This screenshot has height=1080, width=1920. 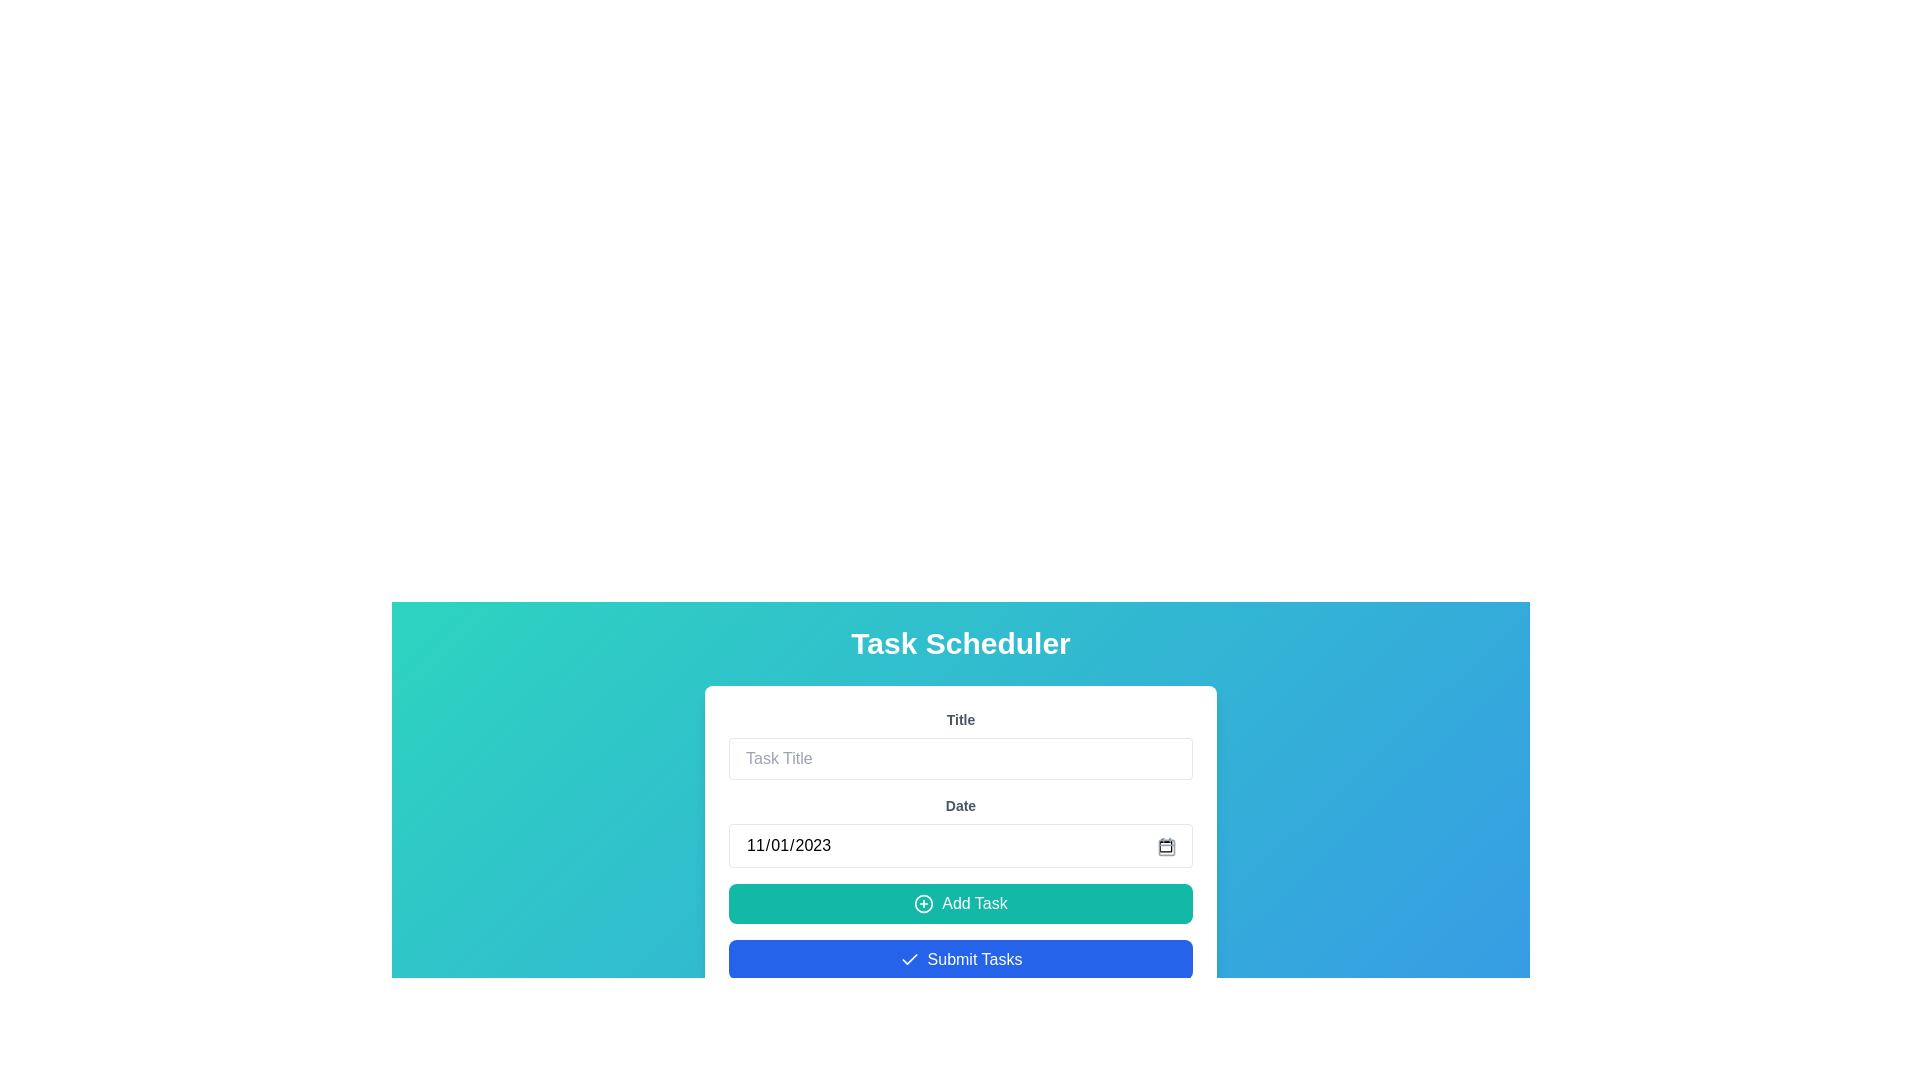 What do you see at coordinates (1166, 845) in the screenshot?
I see `the Calendar icon located at the right end of the 'Date' input field in the 'Task Scheduler' interface` at bounding box center [1166, 845].